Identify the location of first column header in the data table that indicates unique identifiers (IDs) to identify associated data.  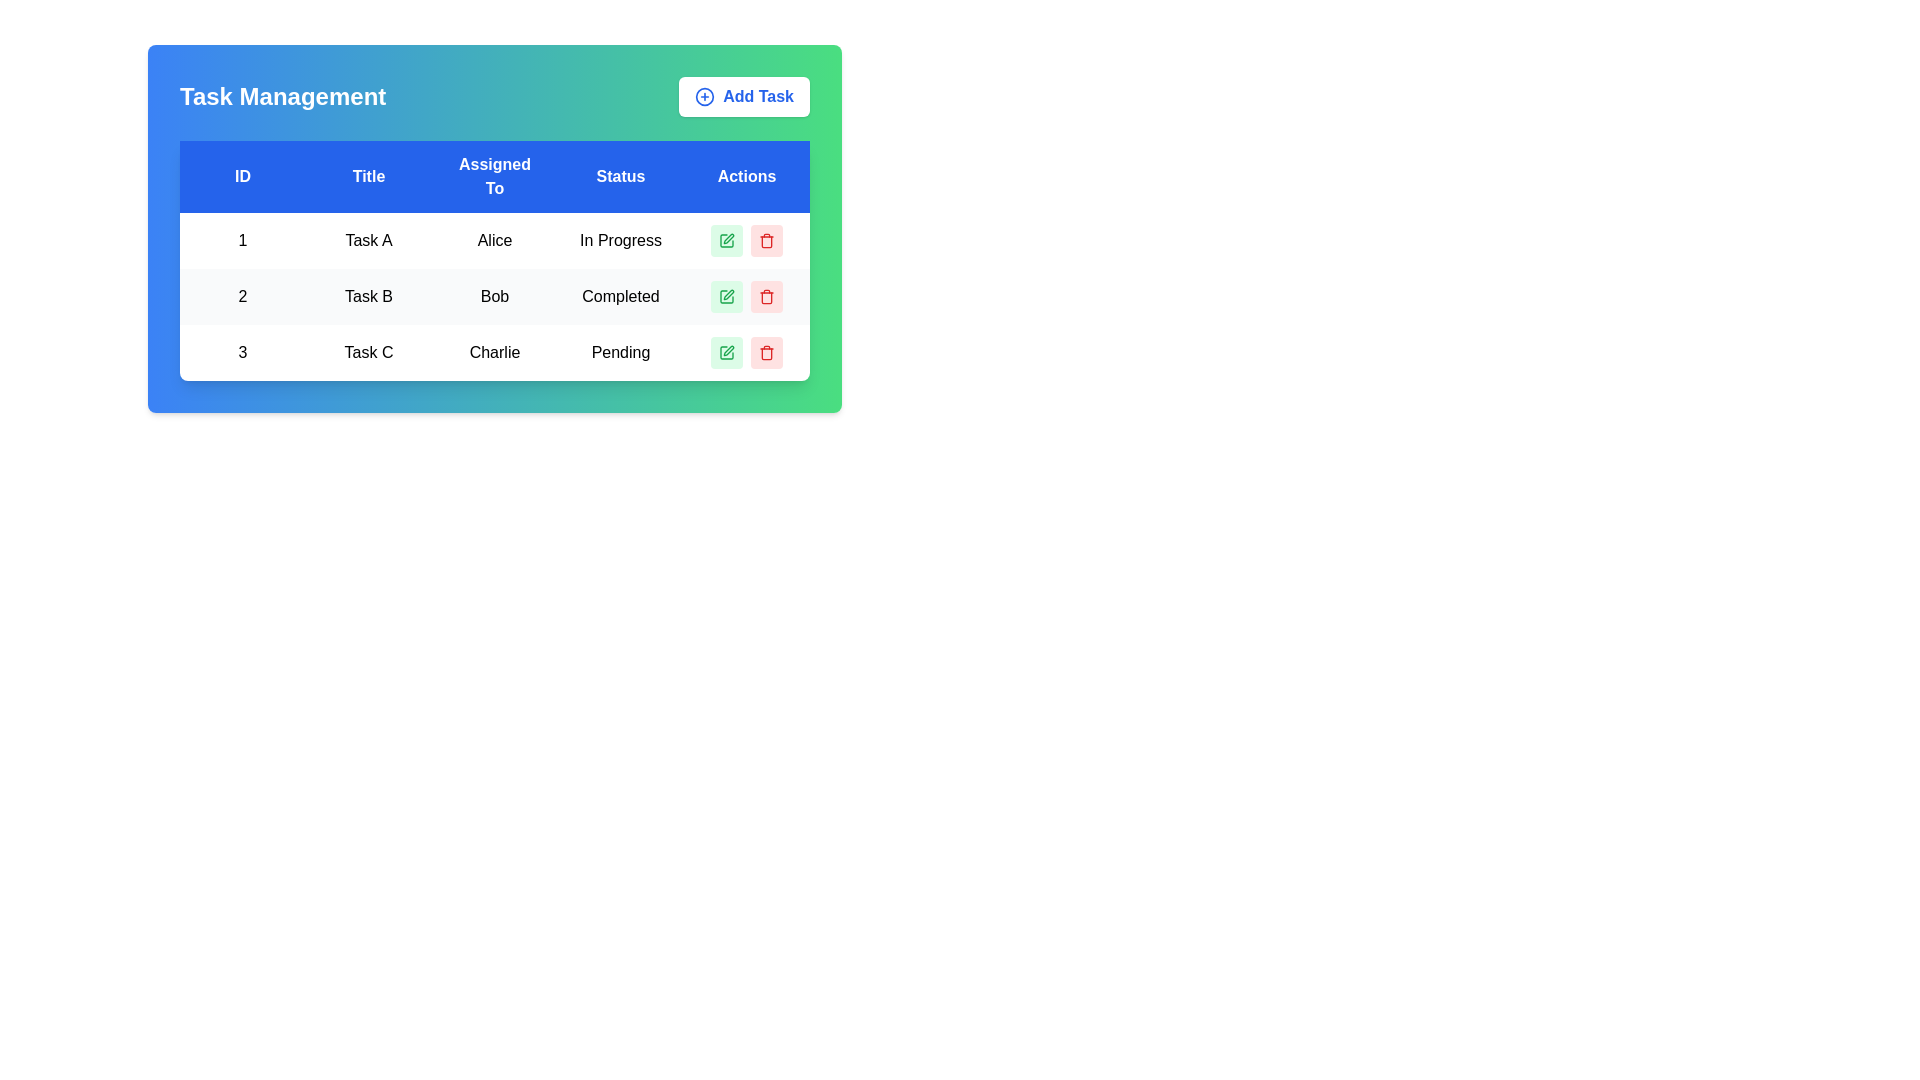
(242, 176).